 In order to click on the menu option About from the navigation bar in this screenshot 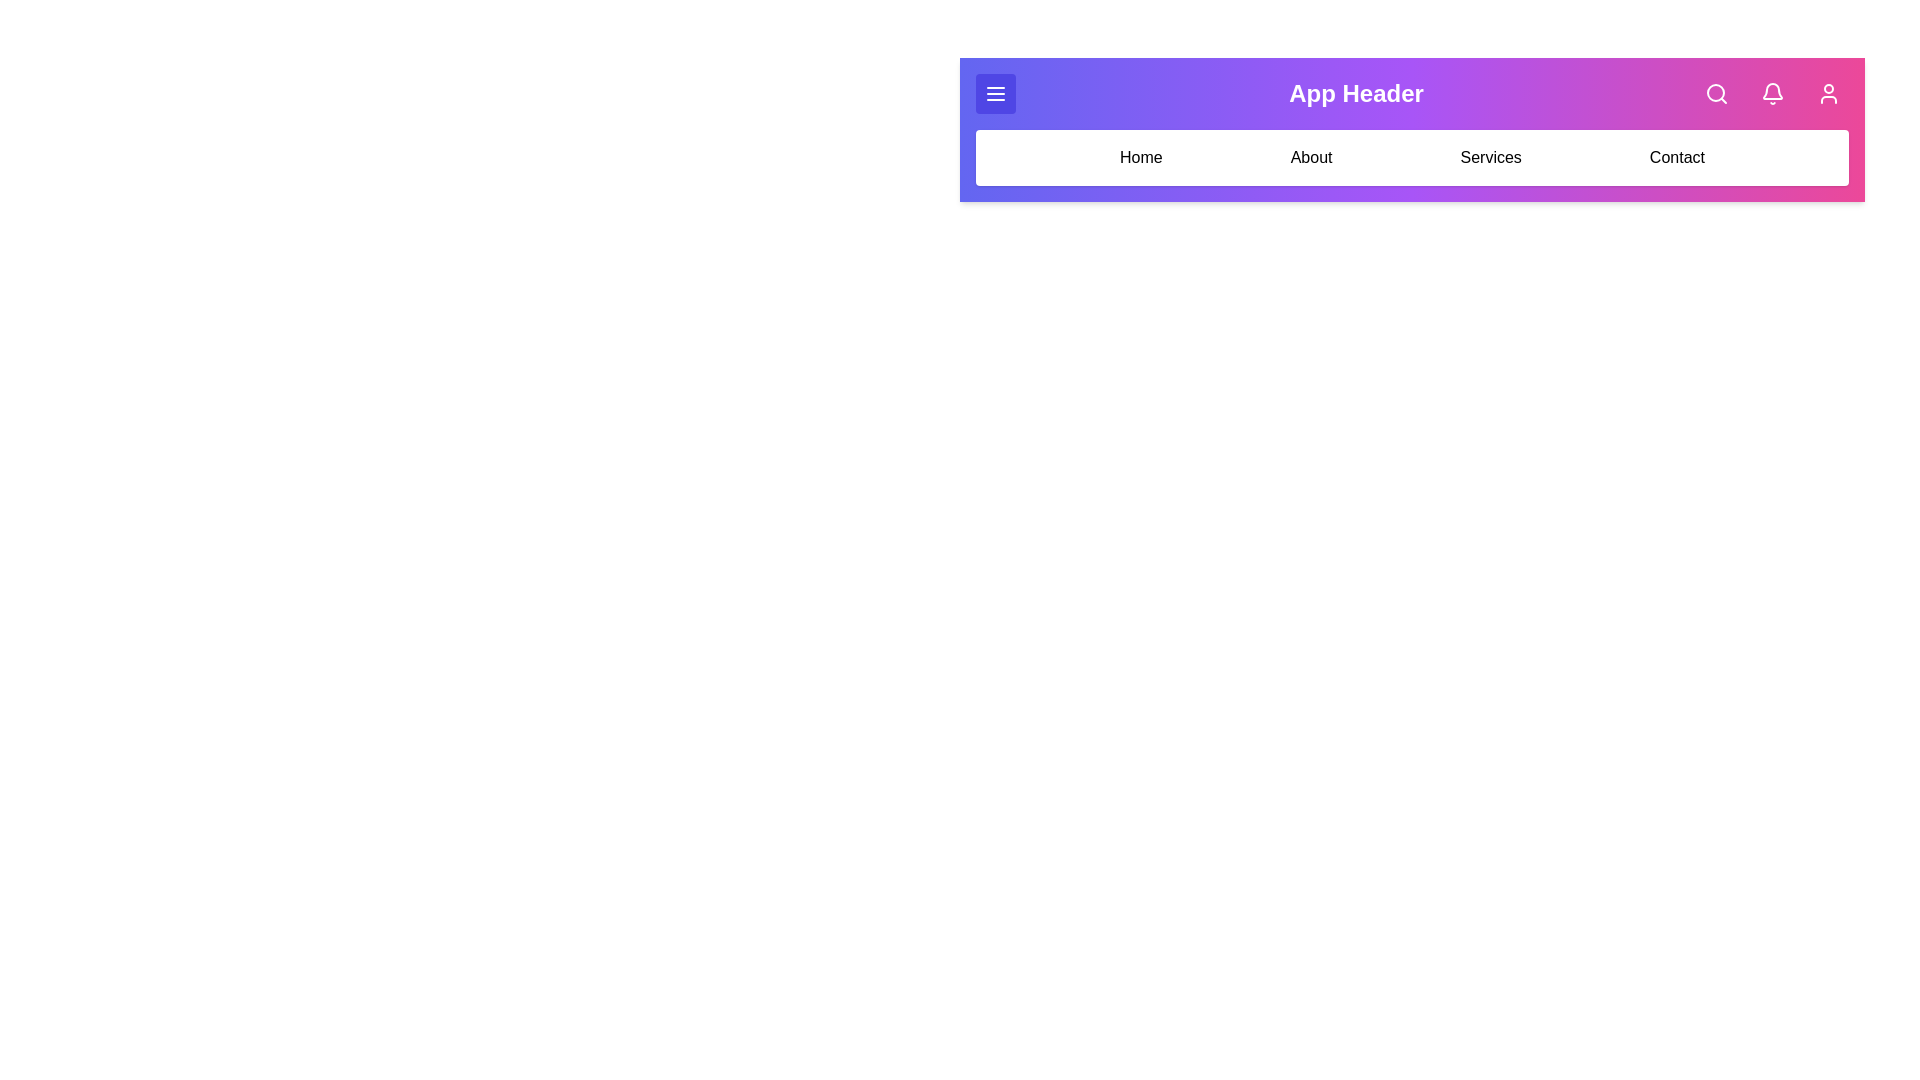, I will do `click(1311, 157)`.